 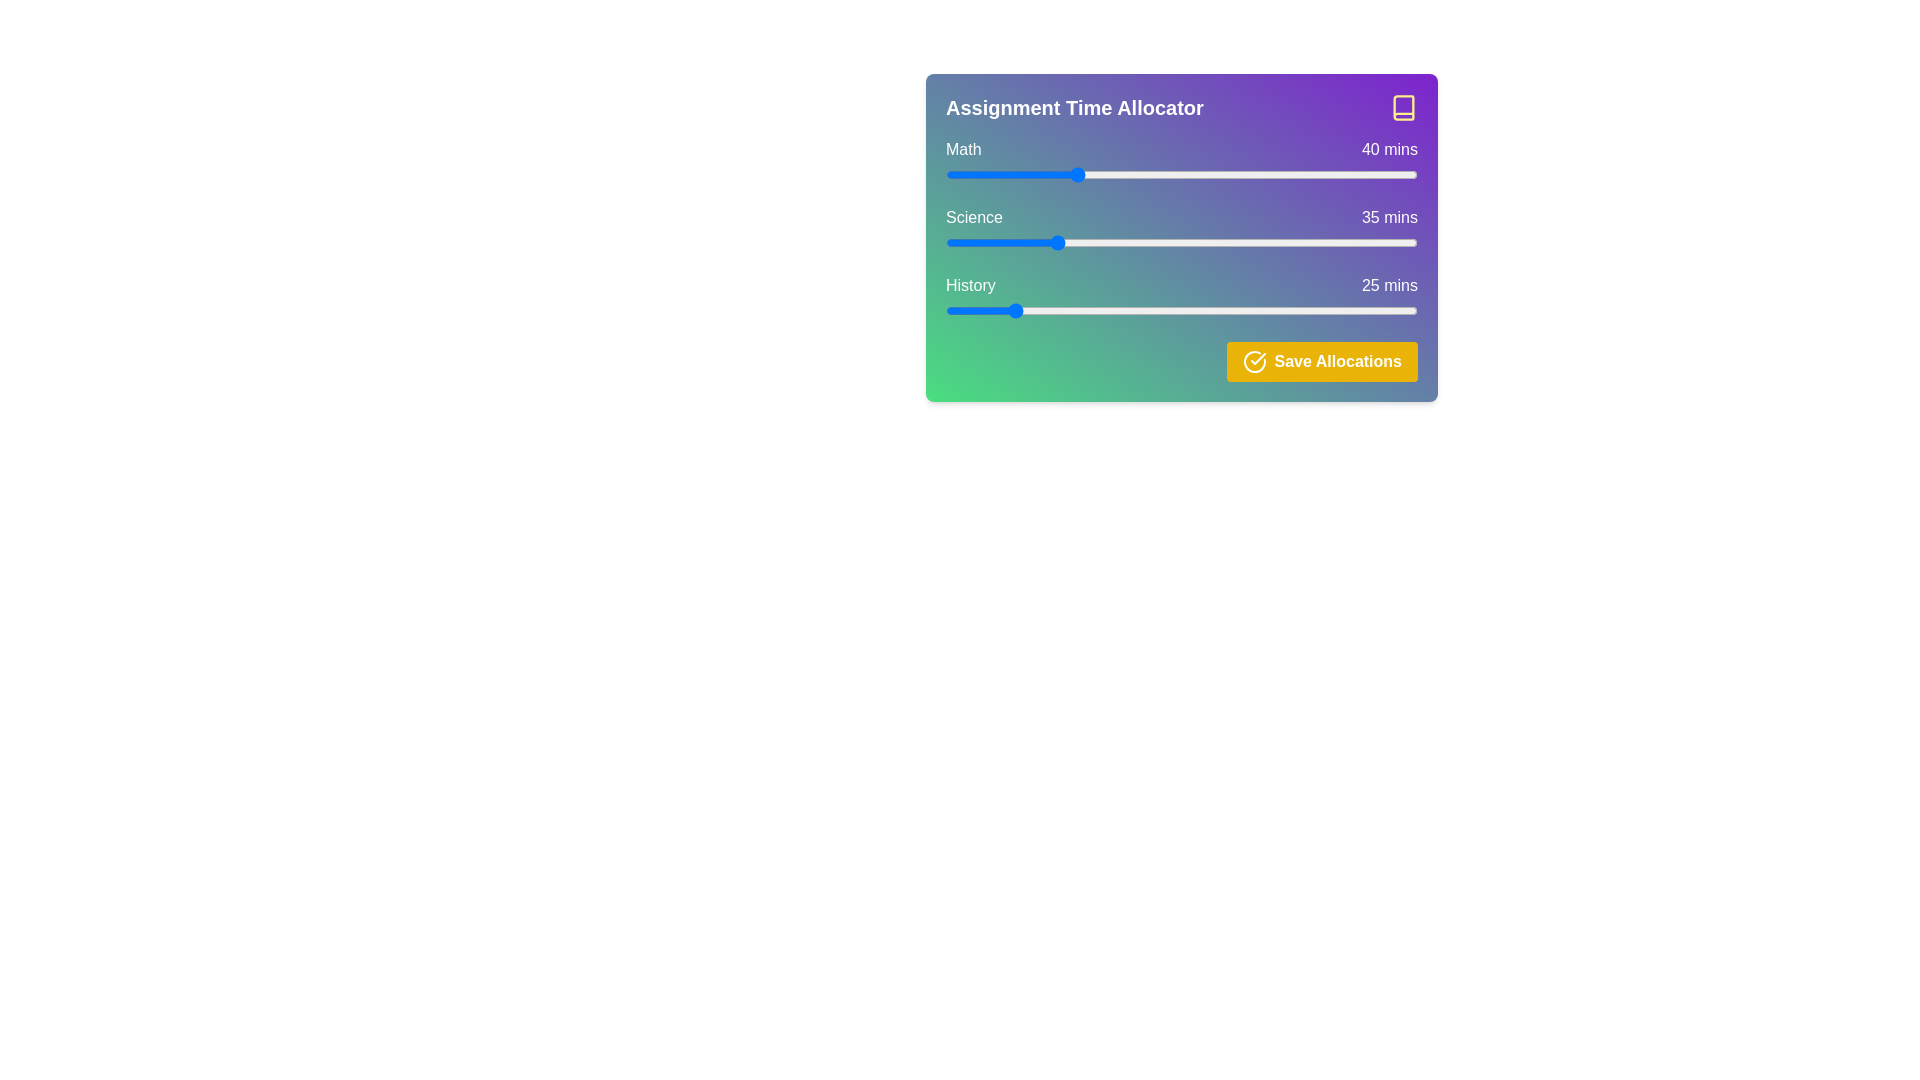 I want to click on time allocation for Science, so click(x=1245, y=242).